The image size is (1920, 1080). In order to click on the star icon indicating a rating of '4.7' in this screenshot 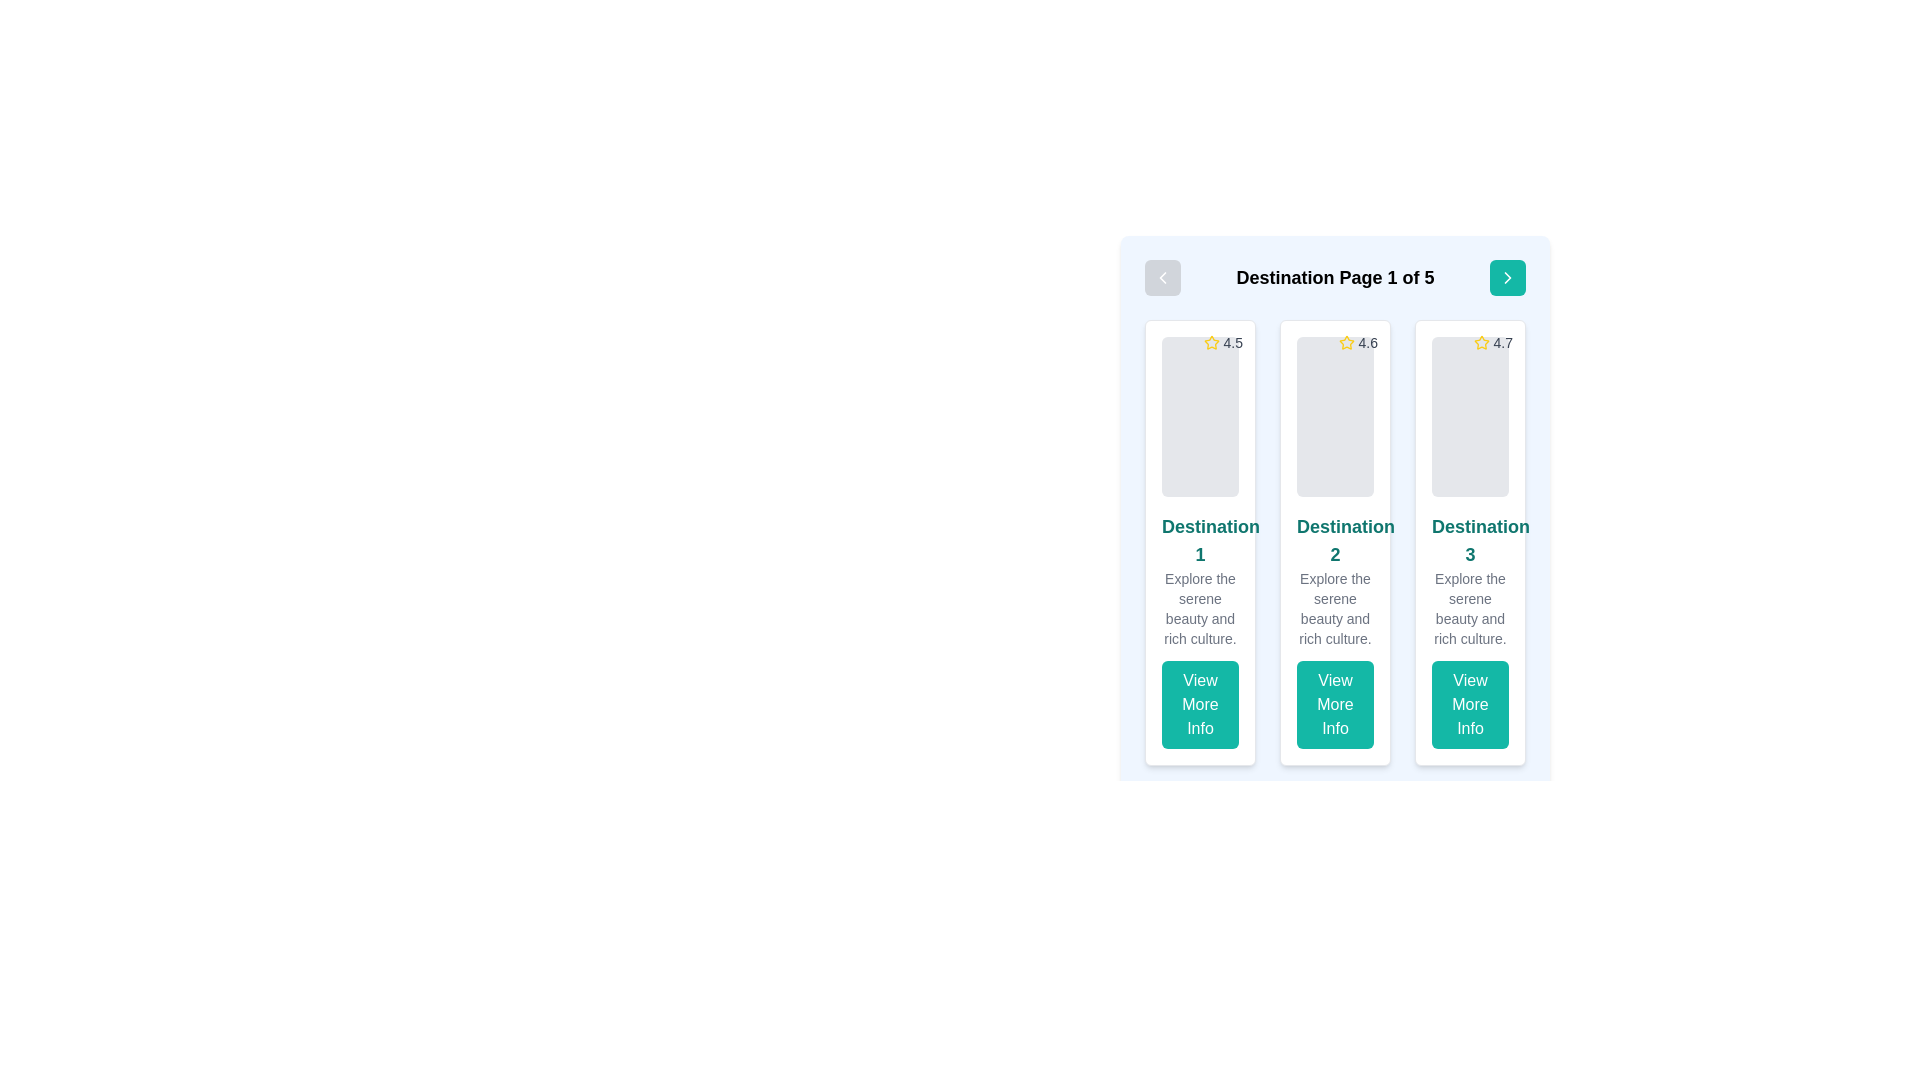, I will do `click(1481, 342)`.